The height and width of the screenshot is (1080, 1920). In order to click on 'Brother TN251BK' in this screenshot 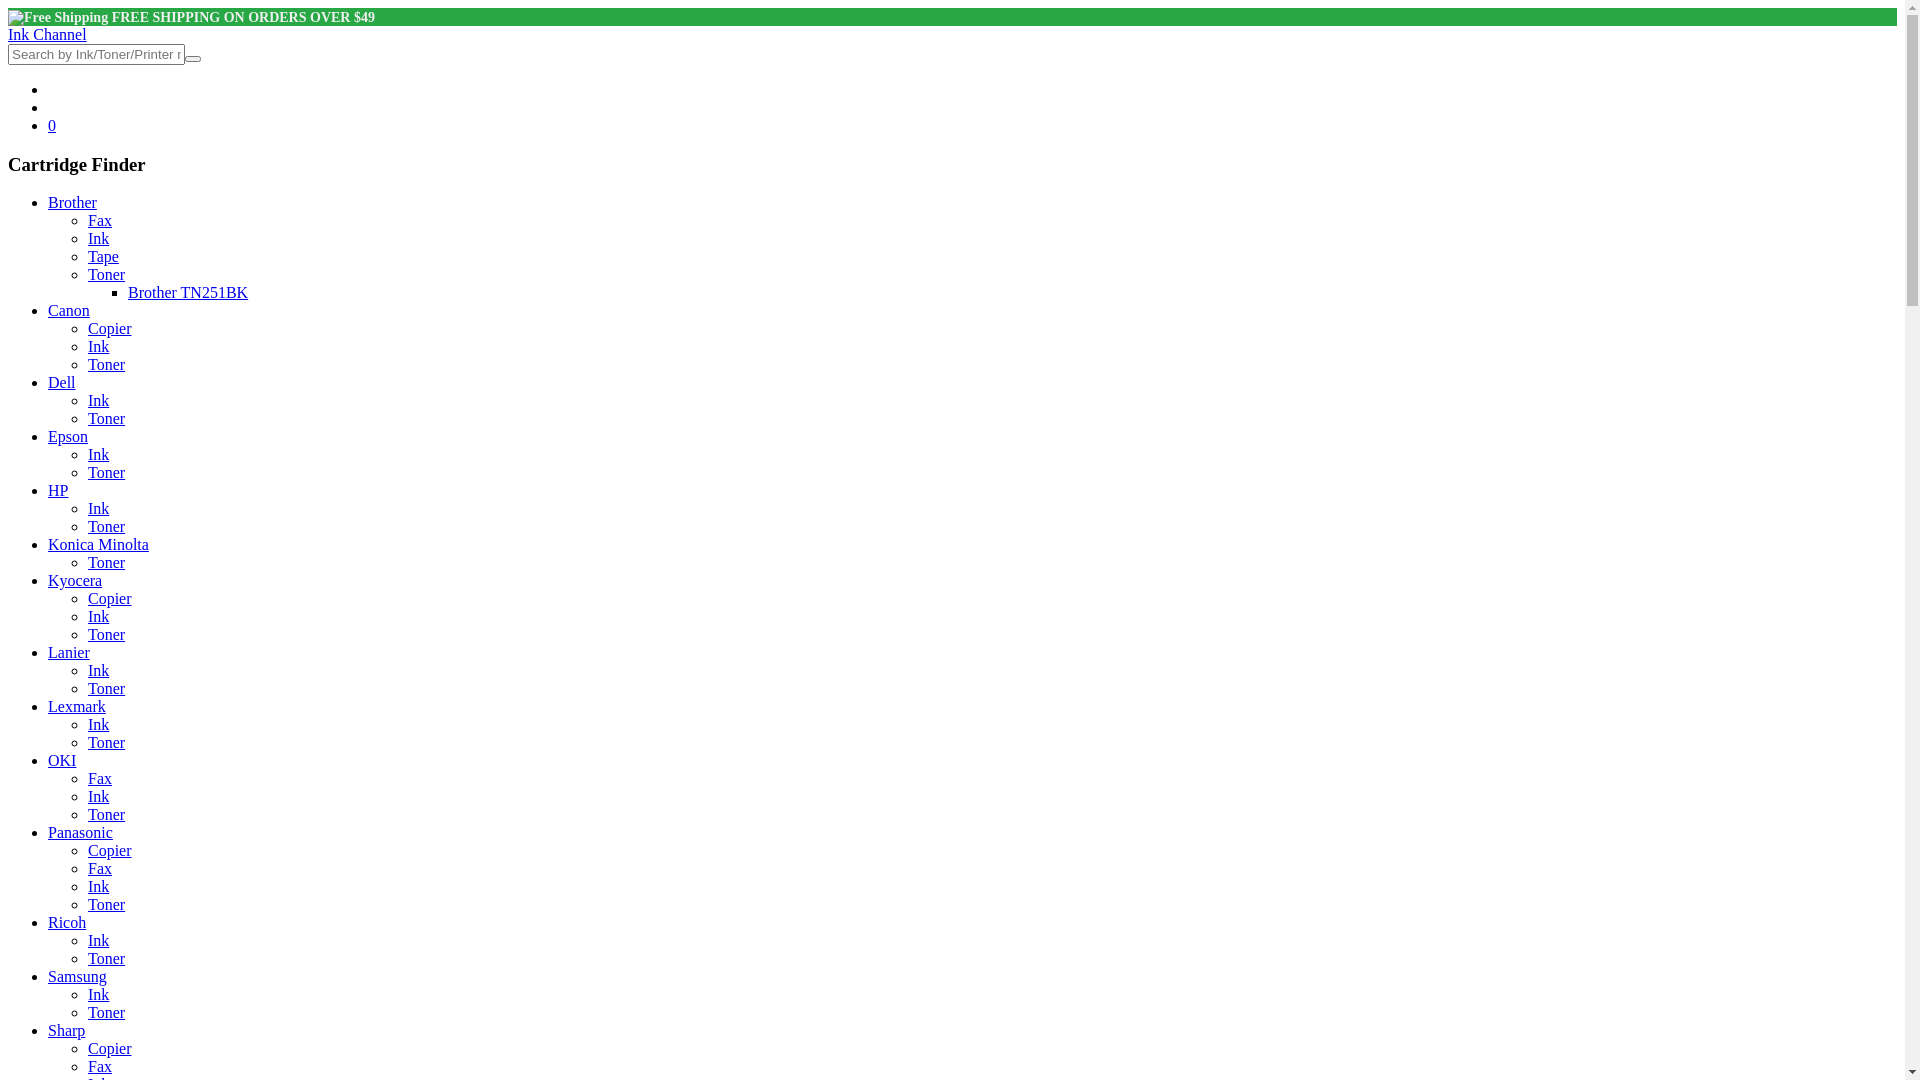, I will do `click(187, 292)`.